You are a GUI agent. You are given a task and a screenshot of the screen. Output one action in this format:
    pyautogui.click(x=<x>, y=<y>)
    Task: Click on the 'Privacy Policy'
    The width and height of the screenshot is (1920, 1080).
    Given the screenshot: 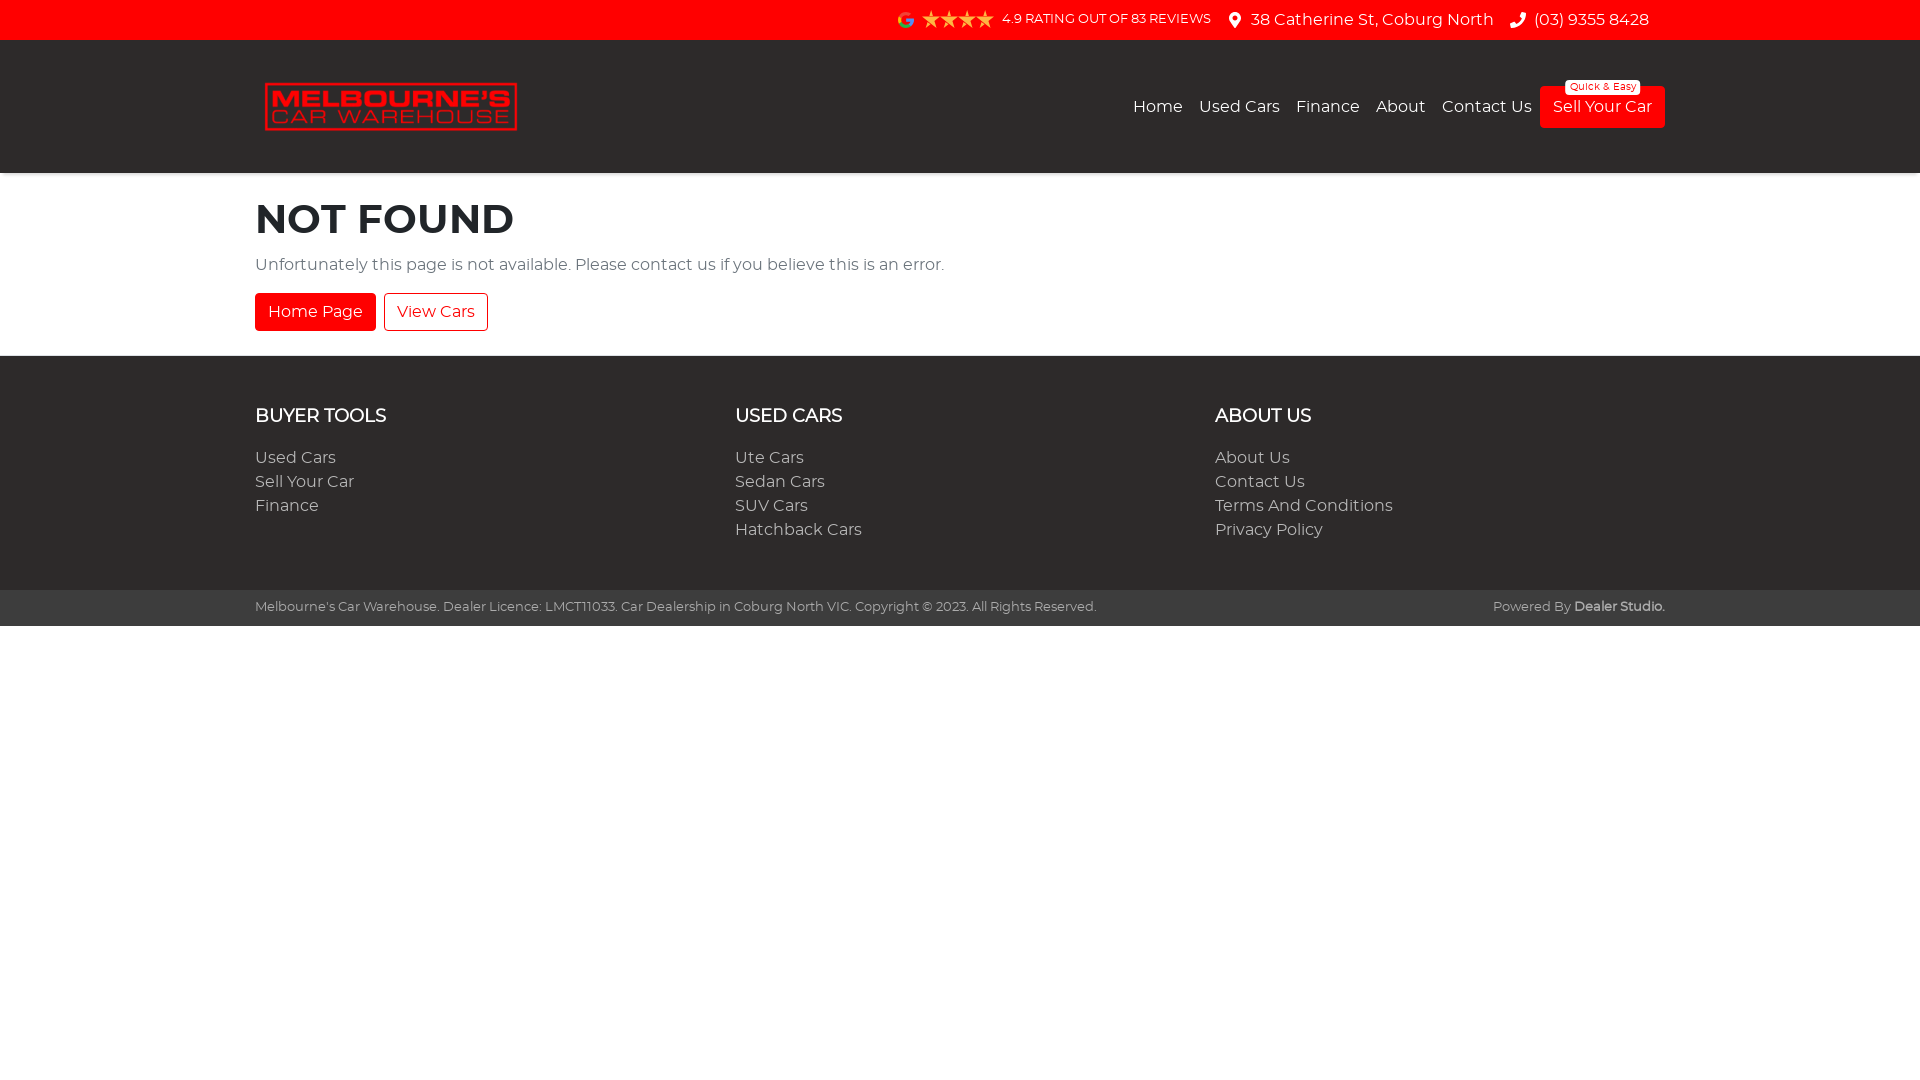 What is the action you would take?
    pyautogui.click(x=1267, y=528)
    